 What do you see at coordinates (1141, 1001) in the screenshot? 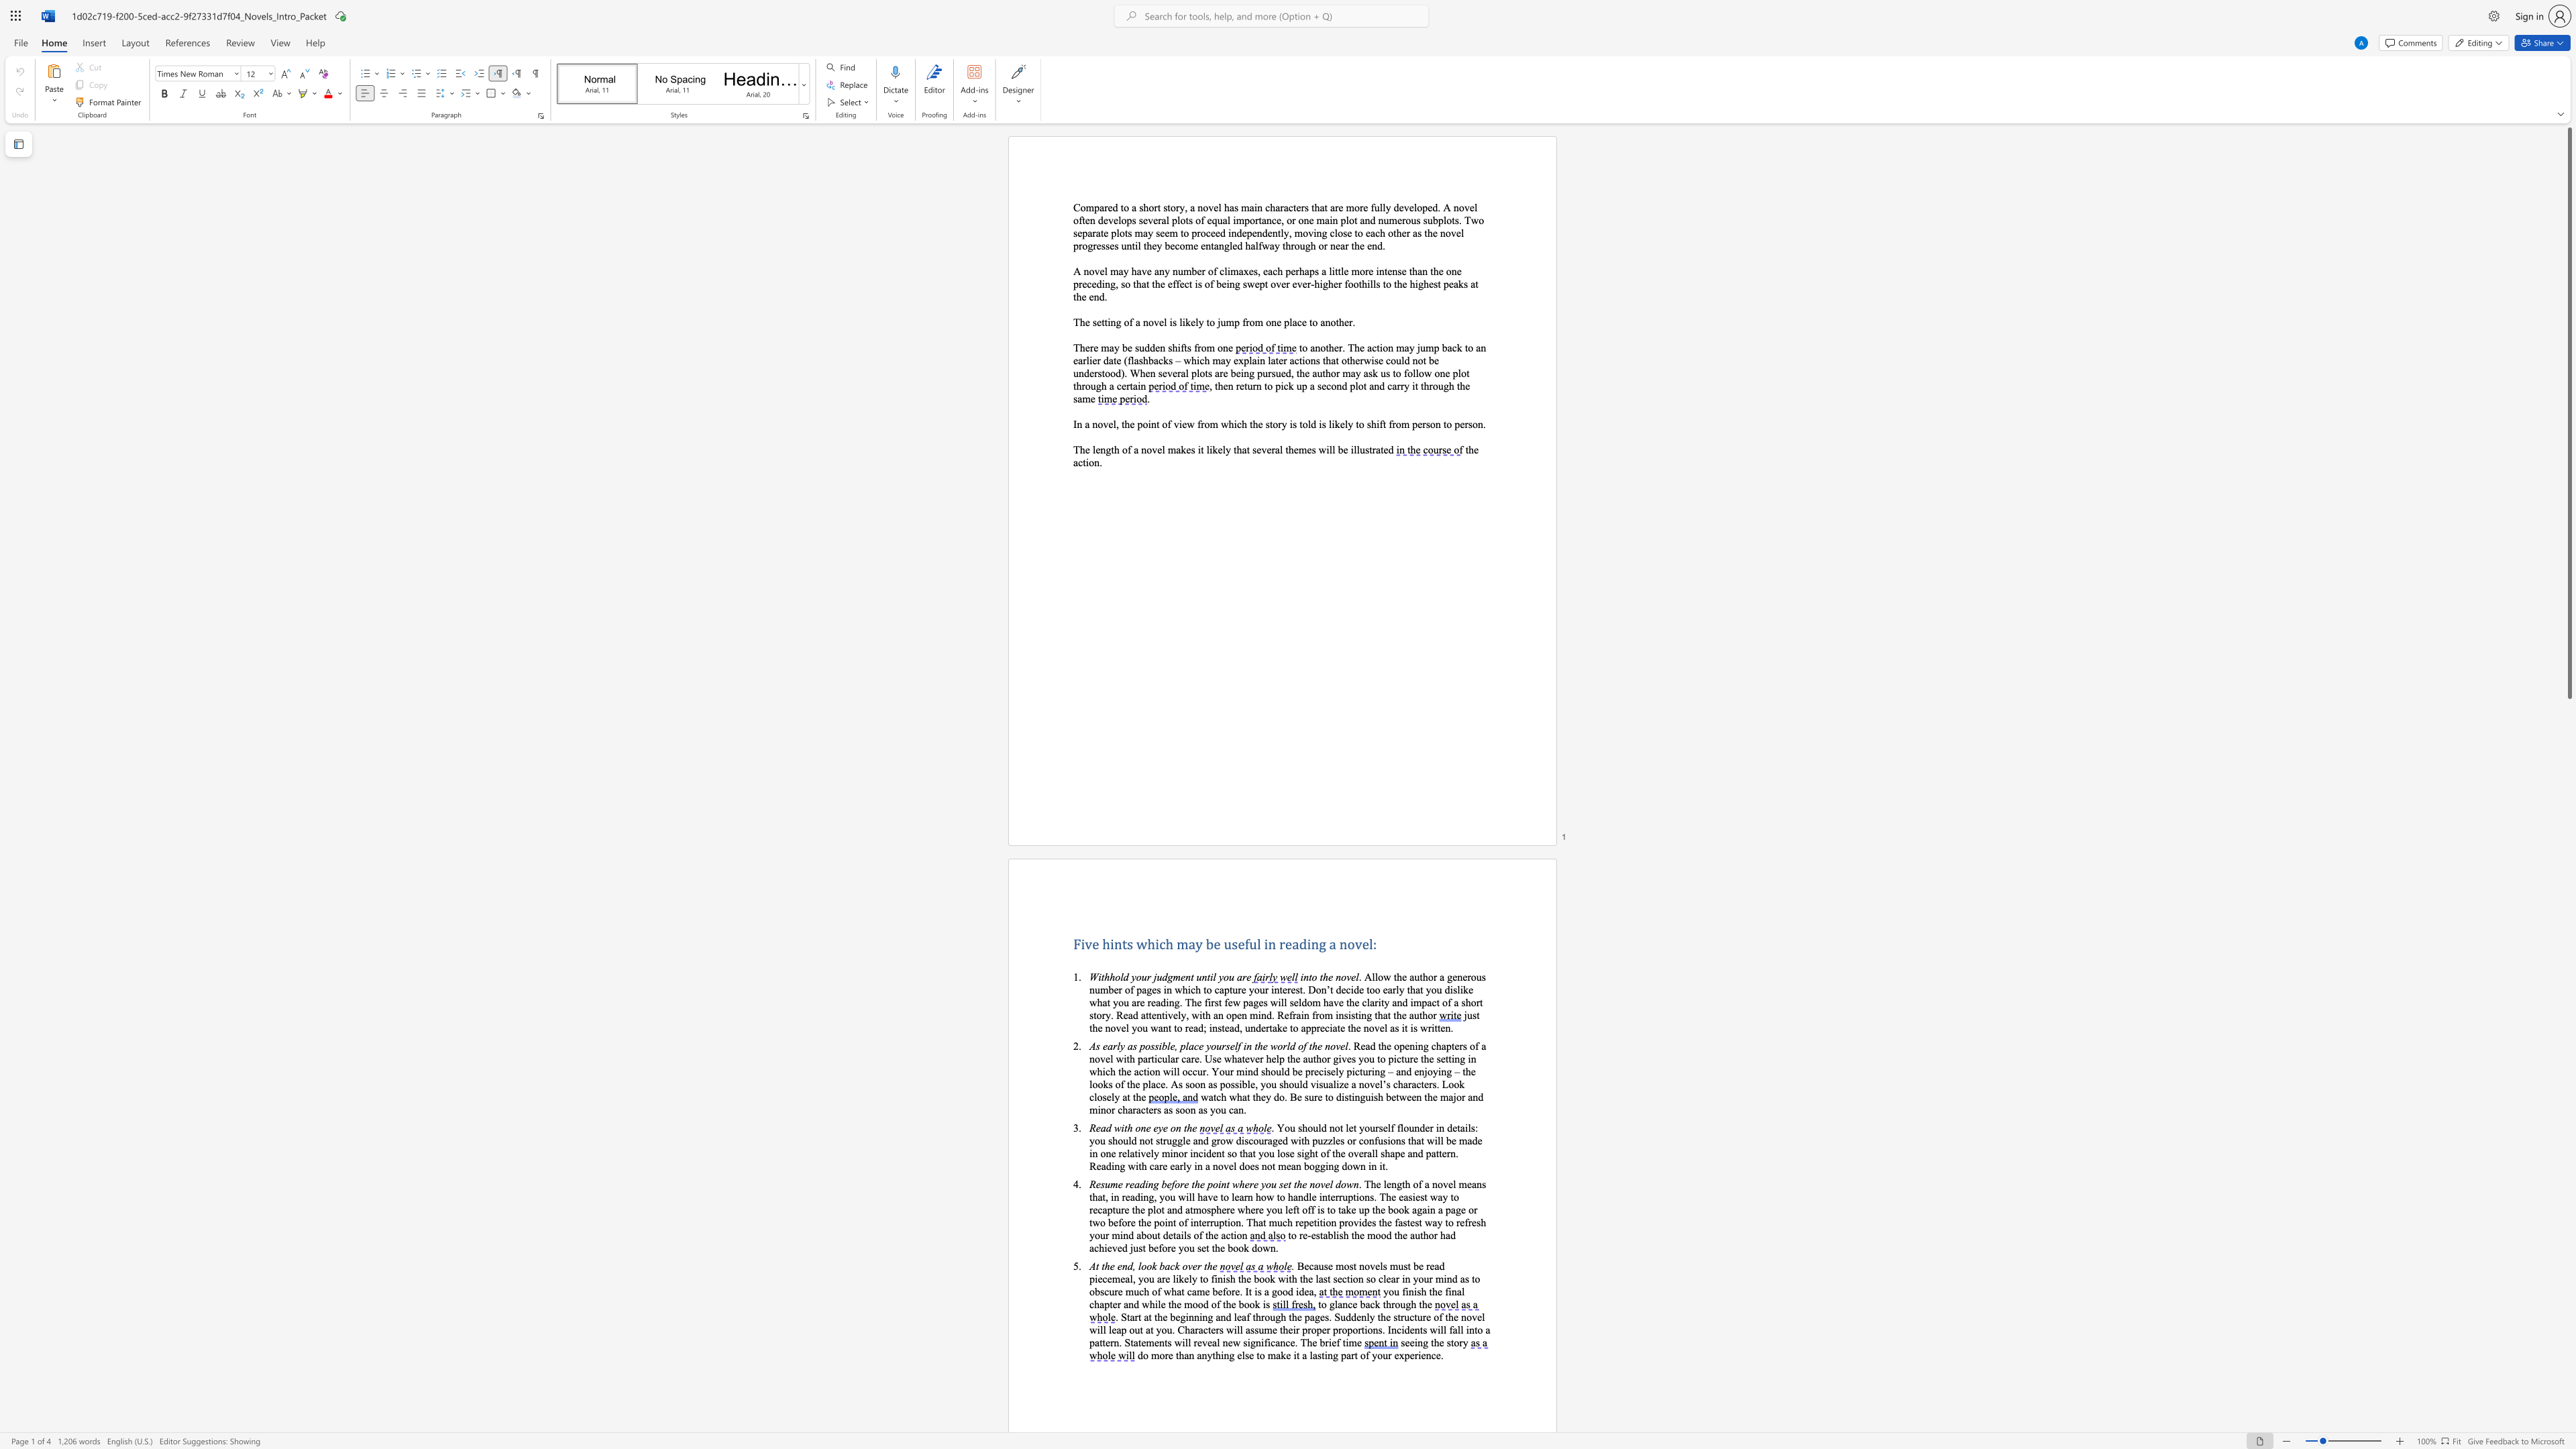
I see `the 5th character "e" in the text` at bounding box center [1141, 1001].